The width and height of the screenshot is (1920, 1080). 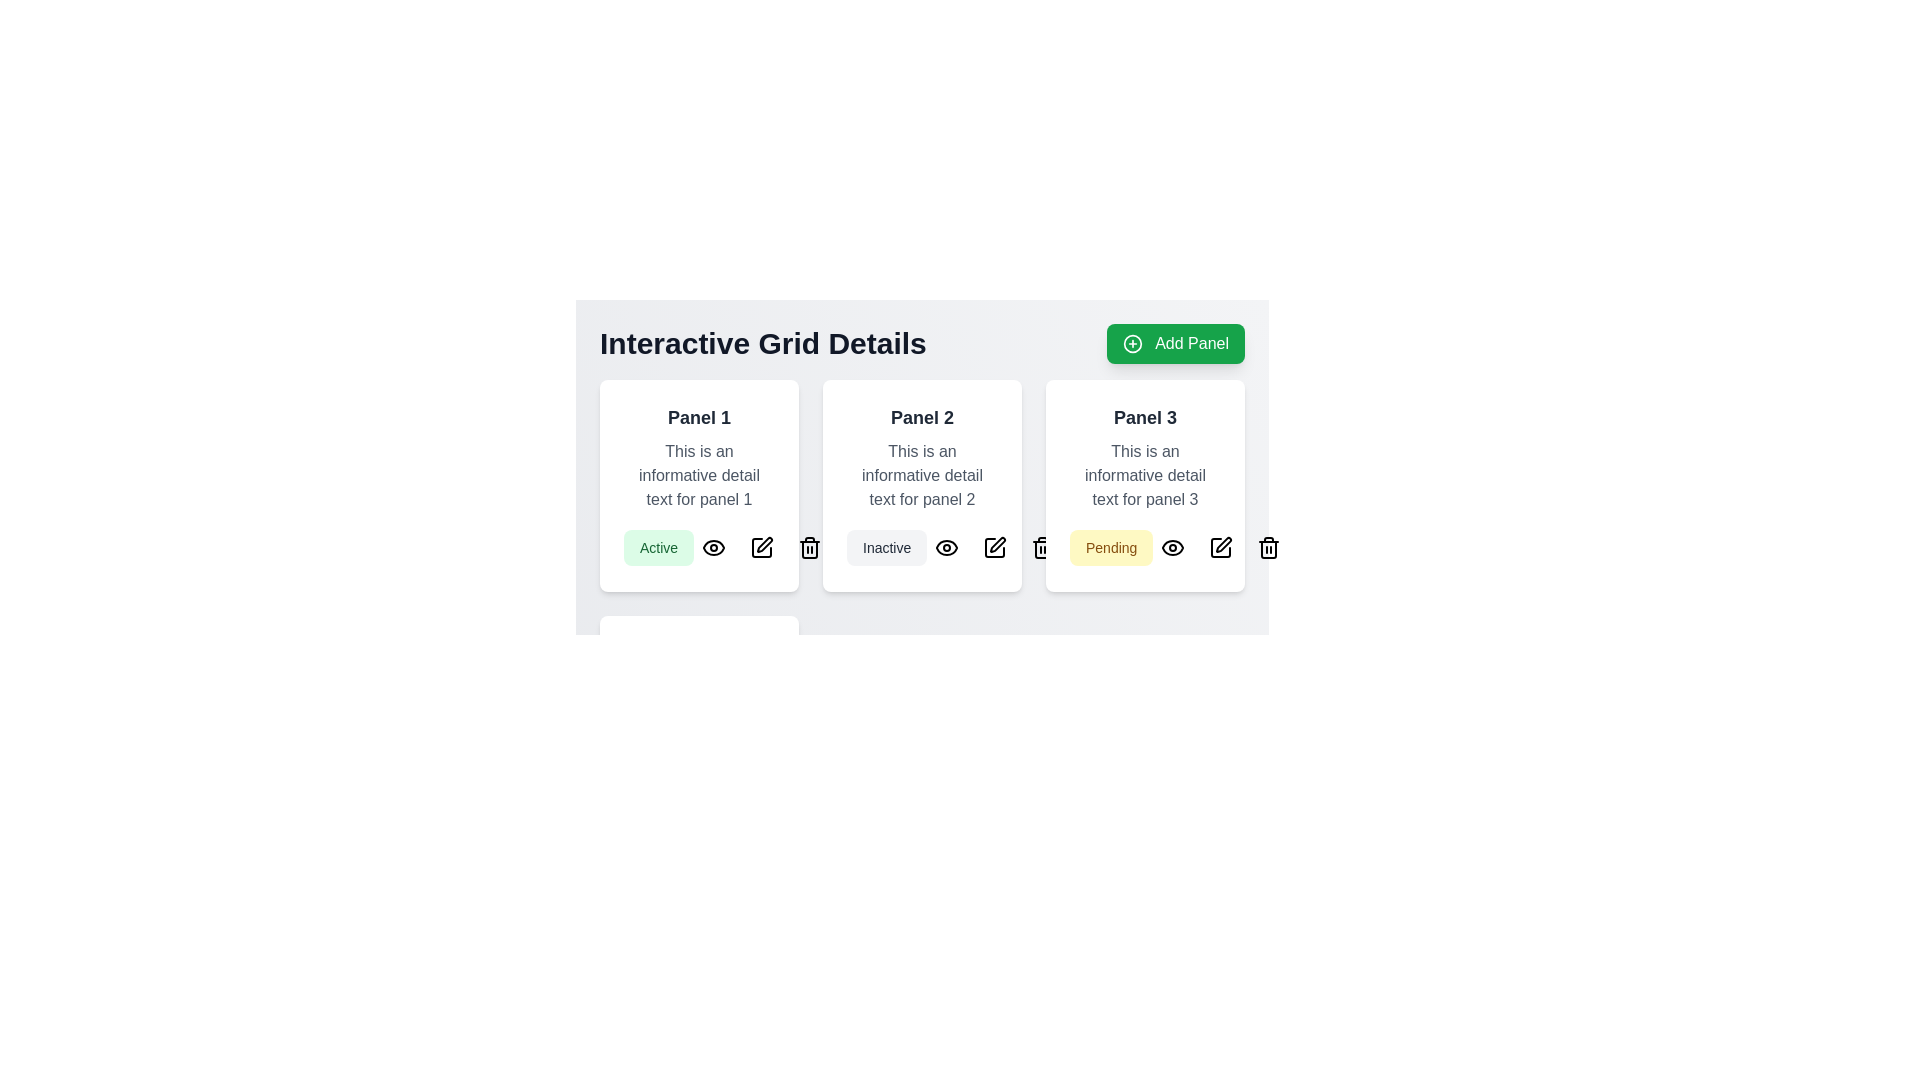 I want to click on SVG Circle Element that represents the plus-symbol icon for the 'Add Panel' button, which is located at the top right corner of the interface with a green background, so click(x=1133, y=342).